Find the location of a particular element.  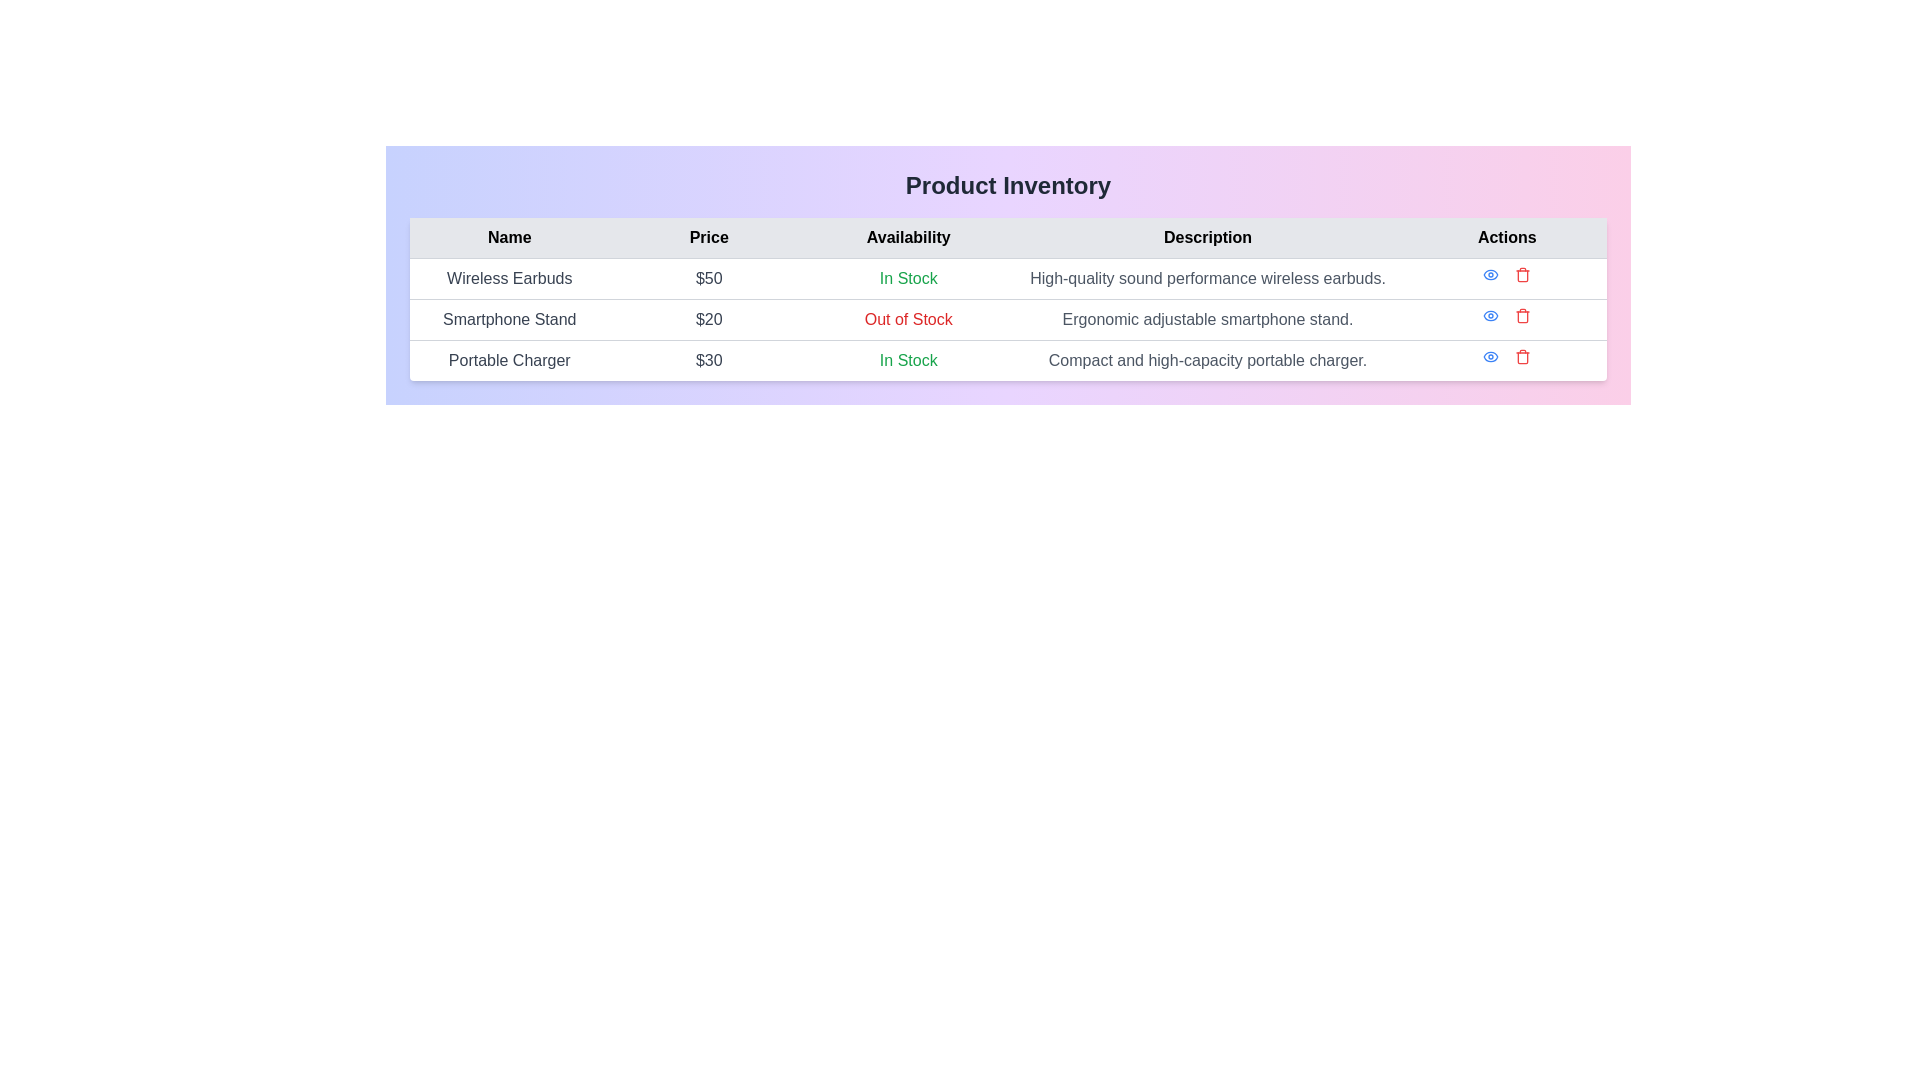

the price label displaying the price information for 'Wireless Earbuds', which is located in the second cell of the 'Price' column in the product table is located at coordinates (709, 278).